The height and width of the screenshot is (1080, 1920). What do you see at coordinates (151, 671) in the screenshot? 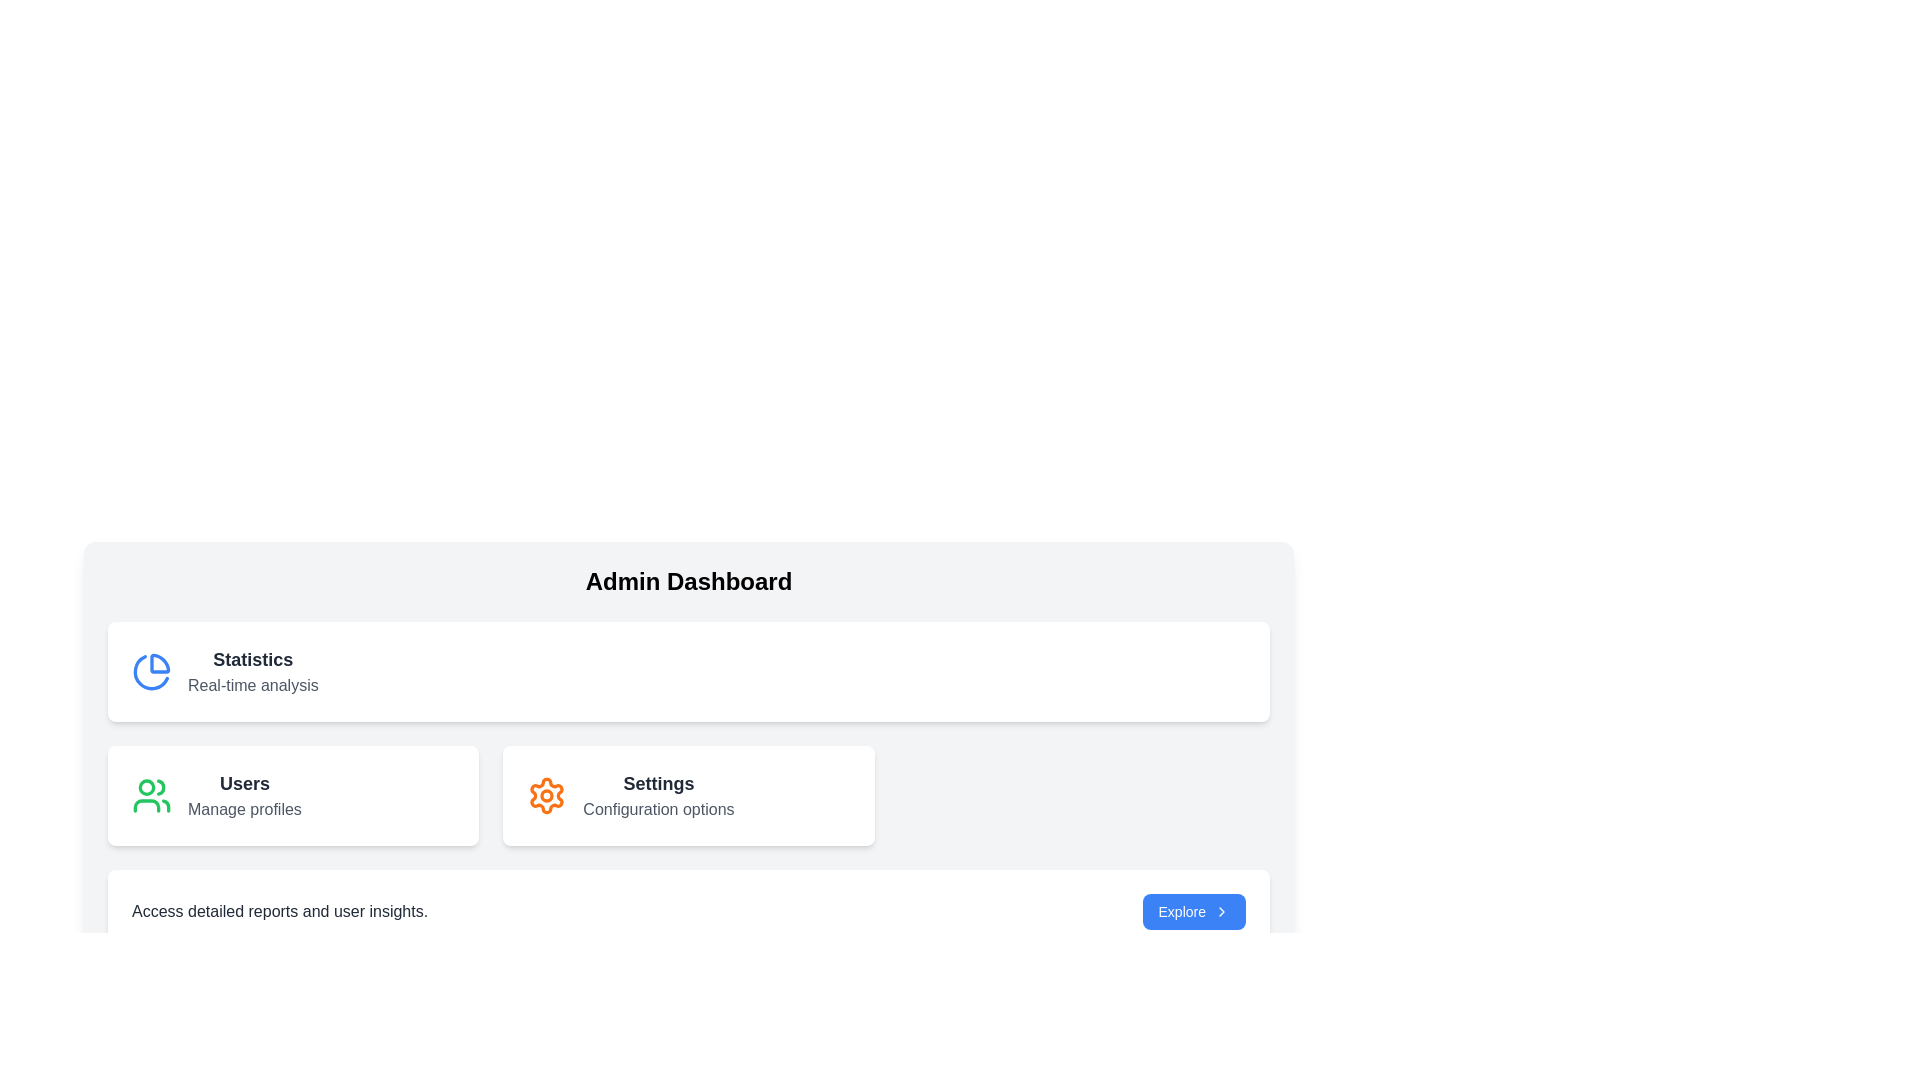
I see `the statistics icon, which is a visual representation of a pie chart located on the left side of the 'Statistics' card in the top-left corner of the interface` at bounding box center [151, 671].